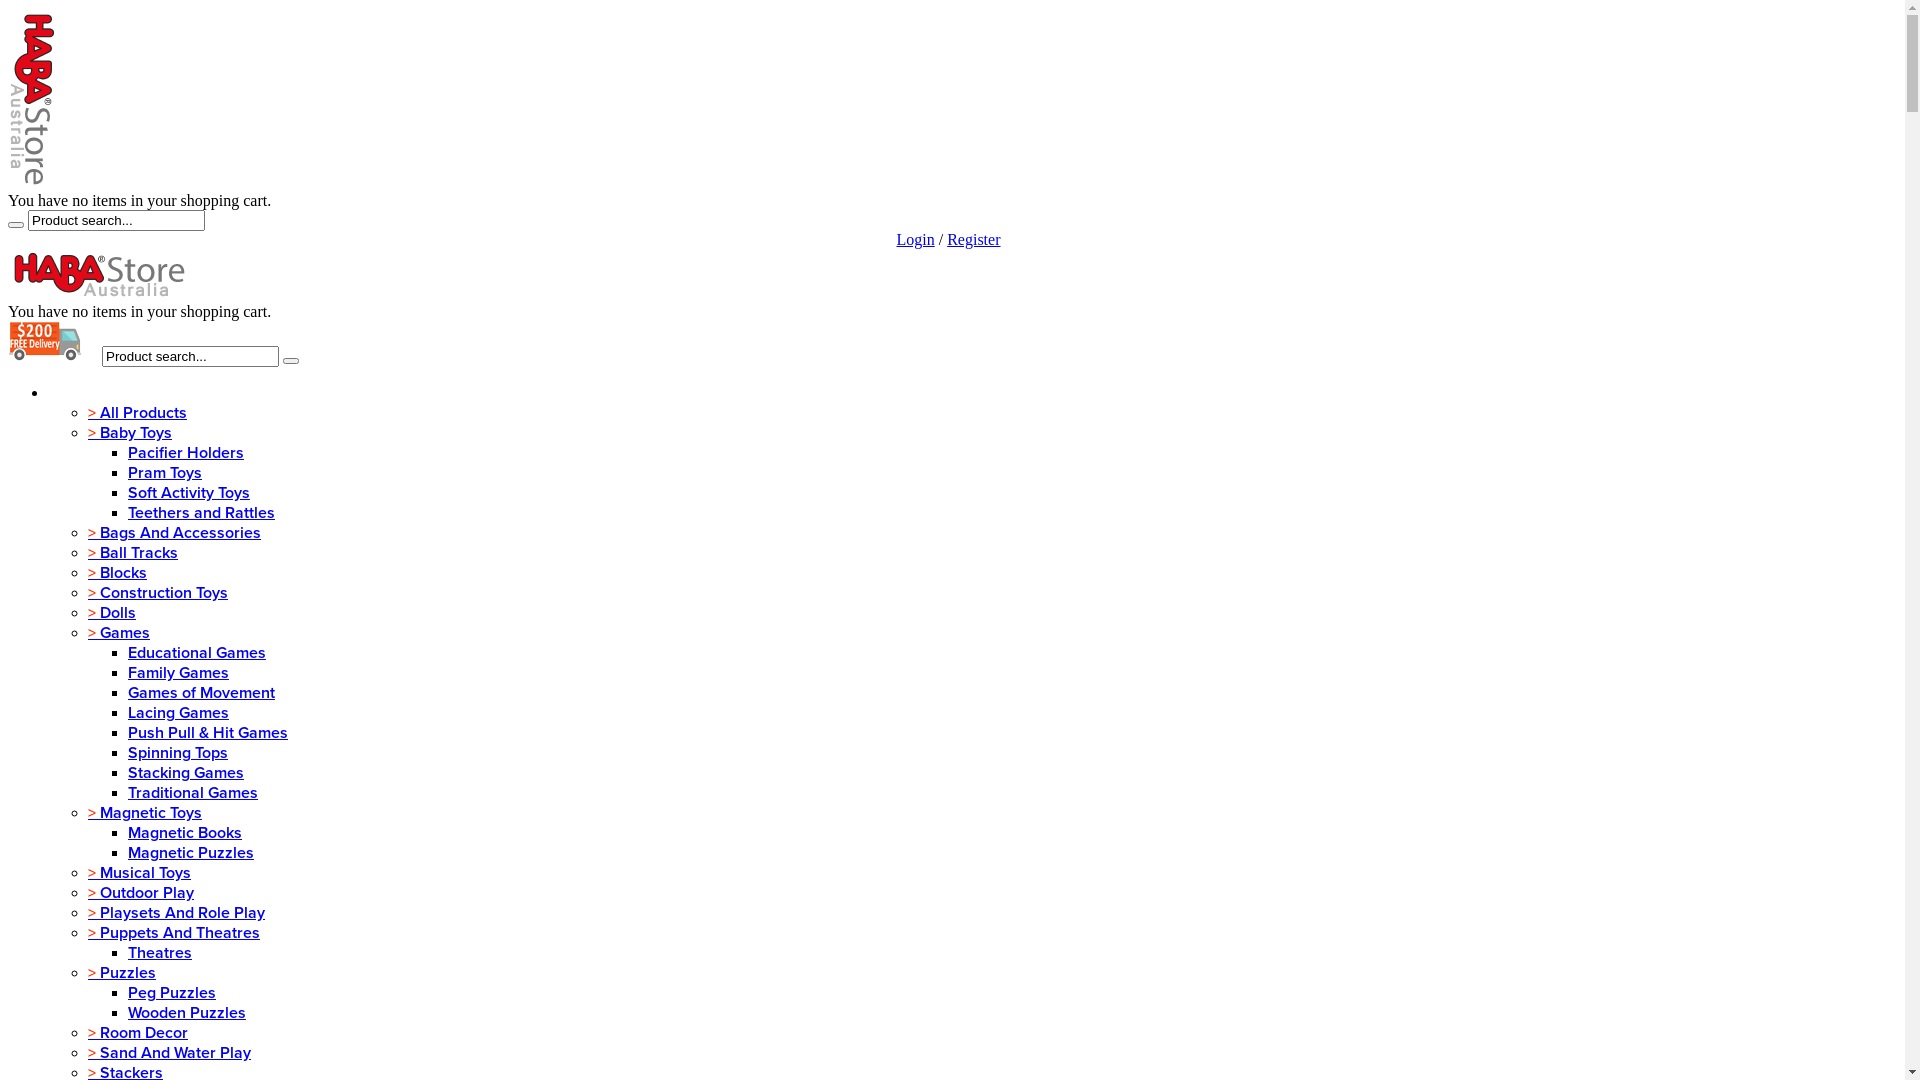 Image resolution: width=1920 pixels, height=1080 pixels. I want to click on 'Magnetic Books', so click(185, 833).